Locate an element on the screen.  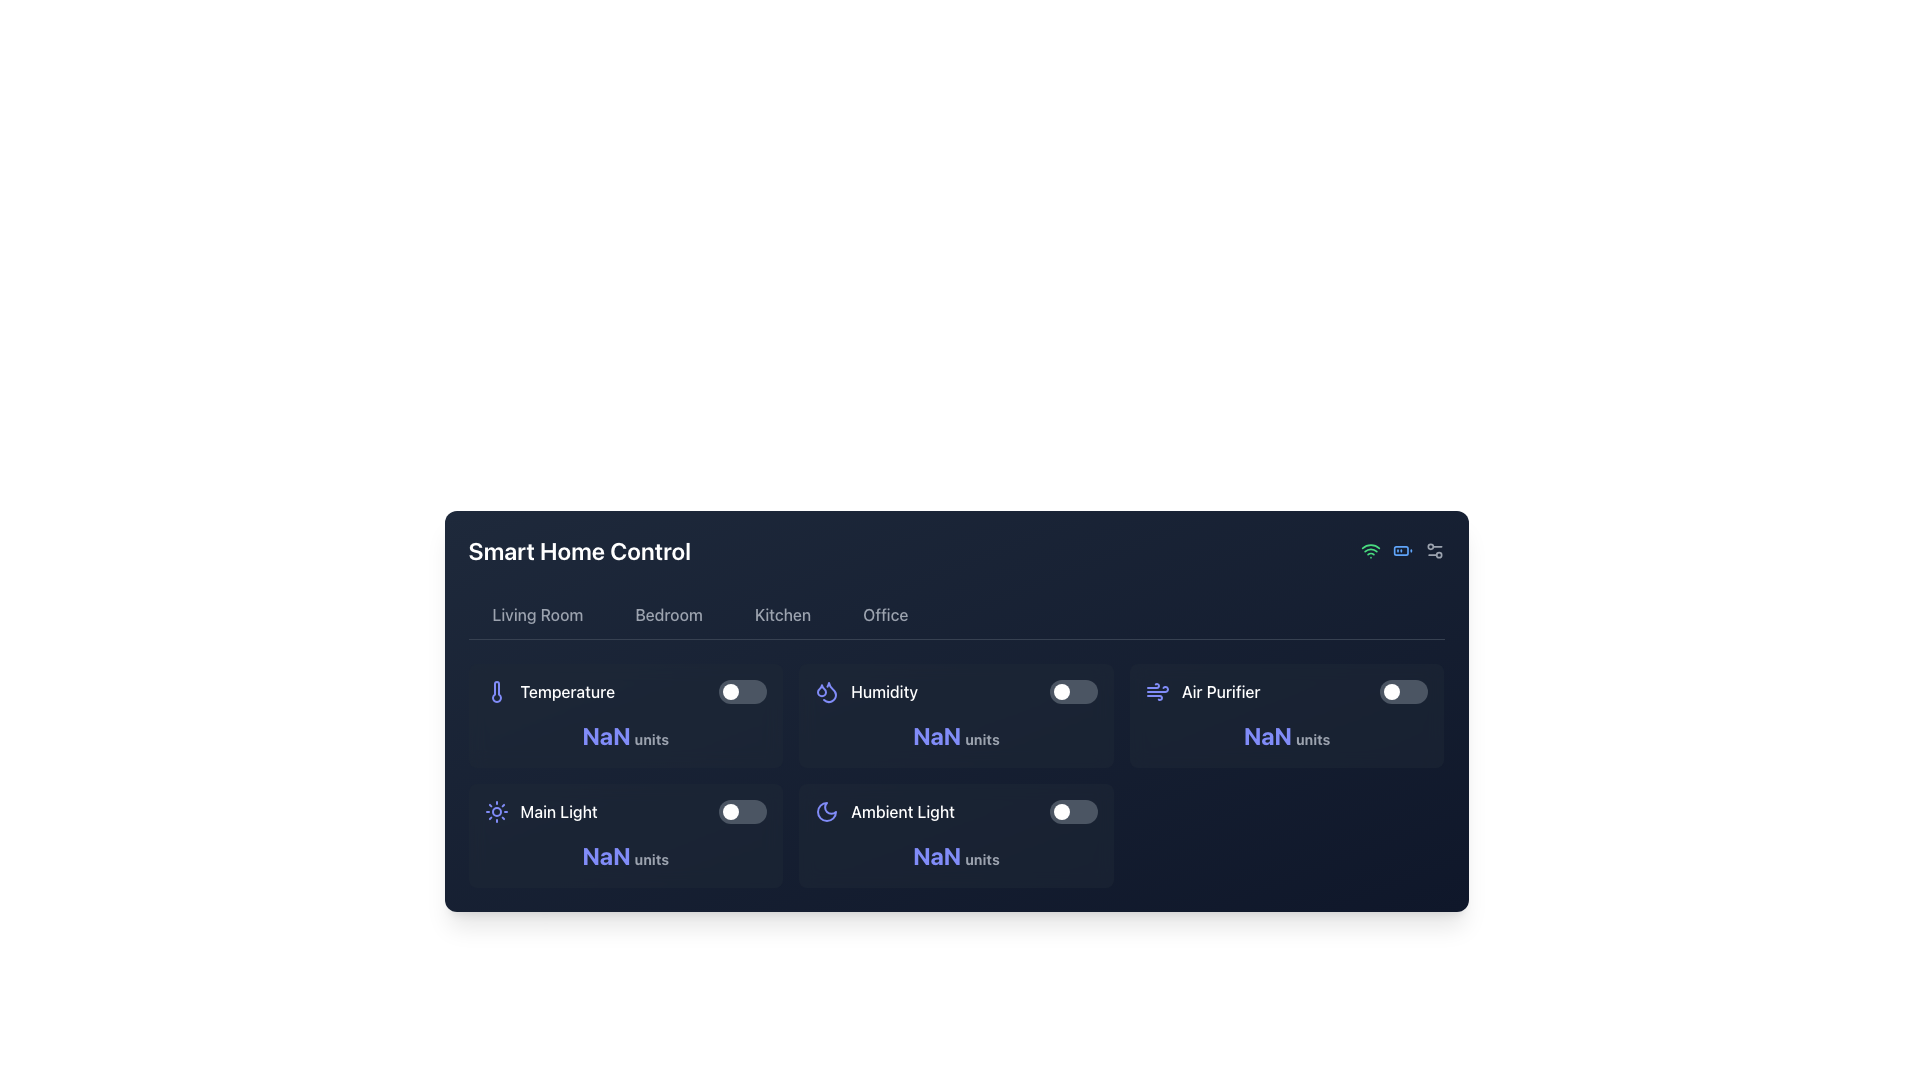
the Text display element that shows 'Temperature', currently displaying 'NaN' is located at coordinates (624, 736).